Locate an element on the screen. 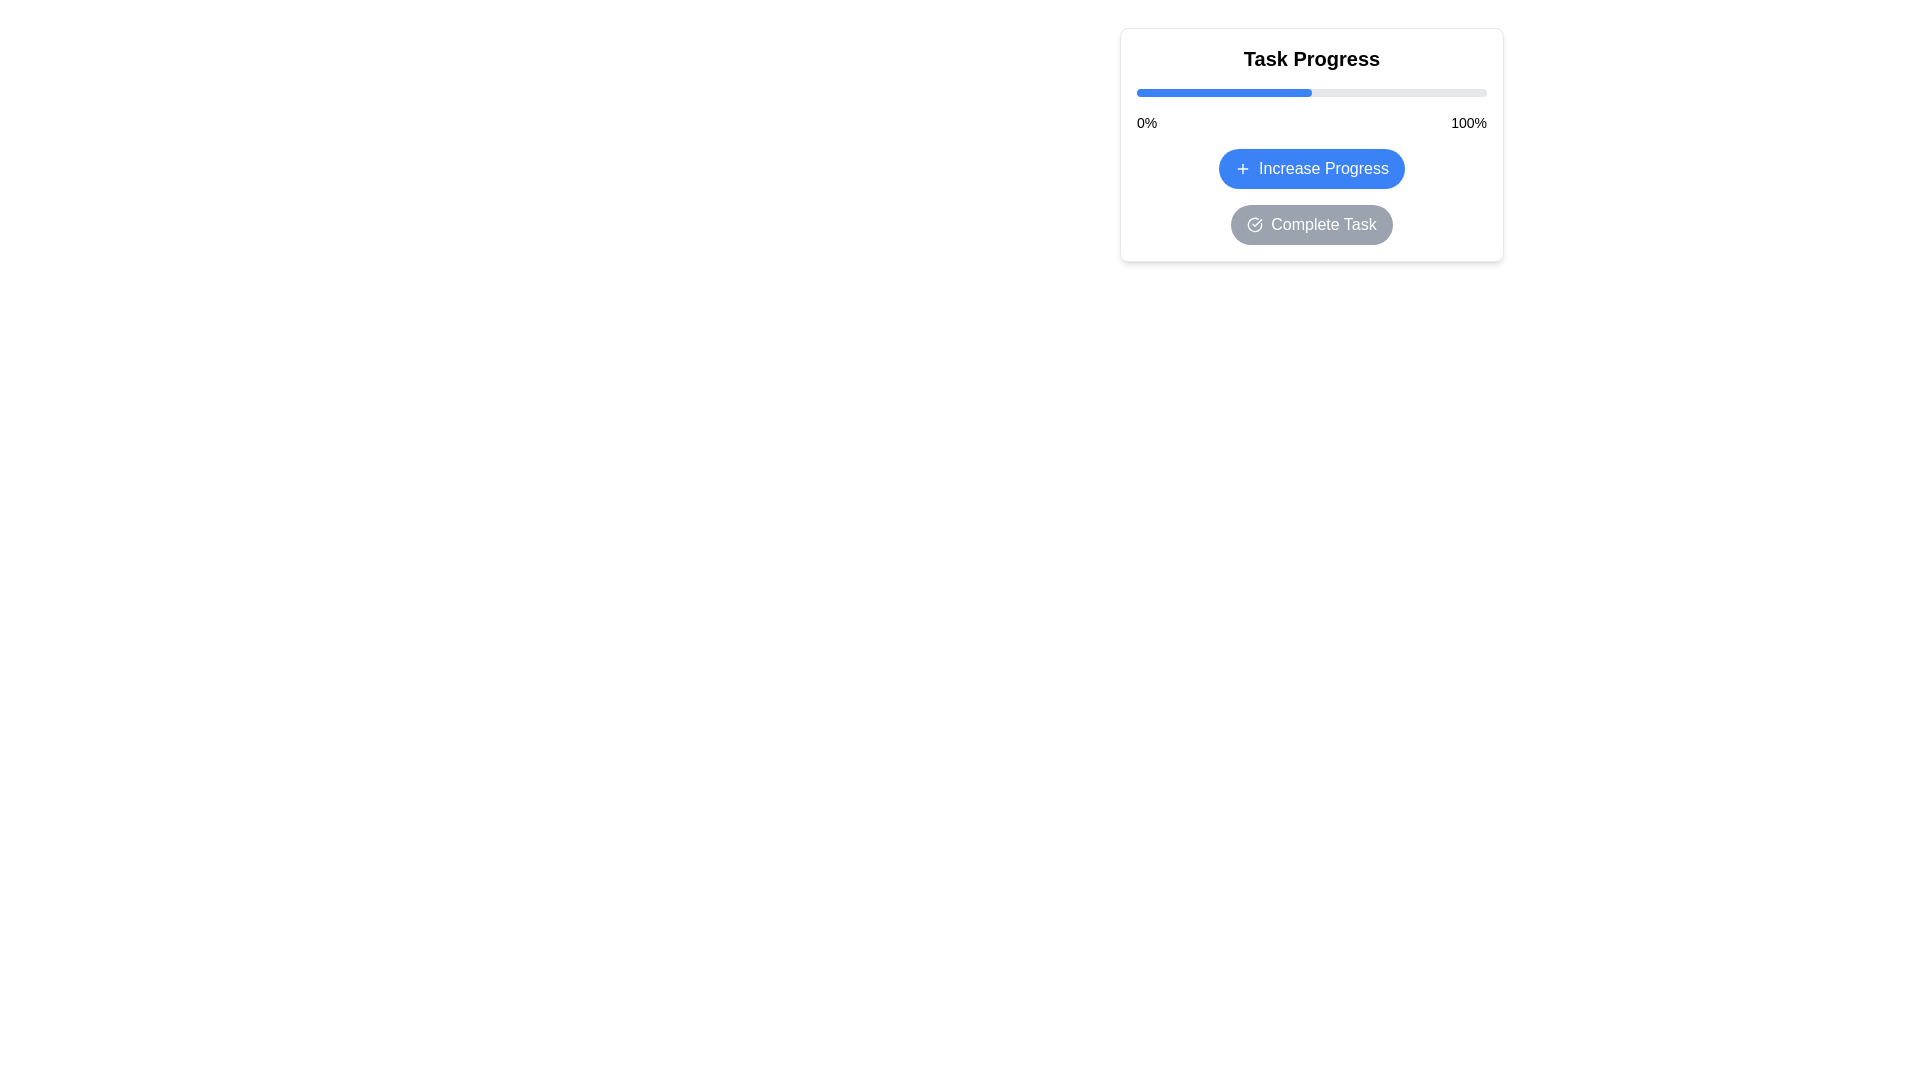 Image resolution: width=1920 pixels, height=1080 pixels. the rounded blue button labeled 'Increase Progress' is located at coordinates (1311, 168).